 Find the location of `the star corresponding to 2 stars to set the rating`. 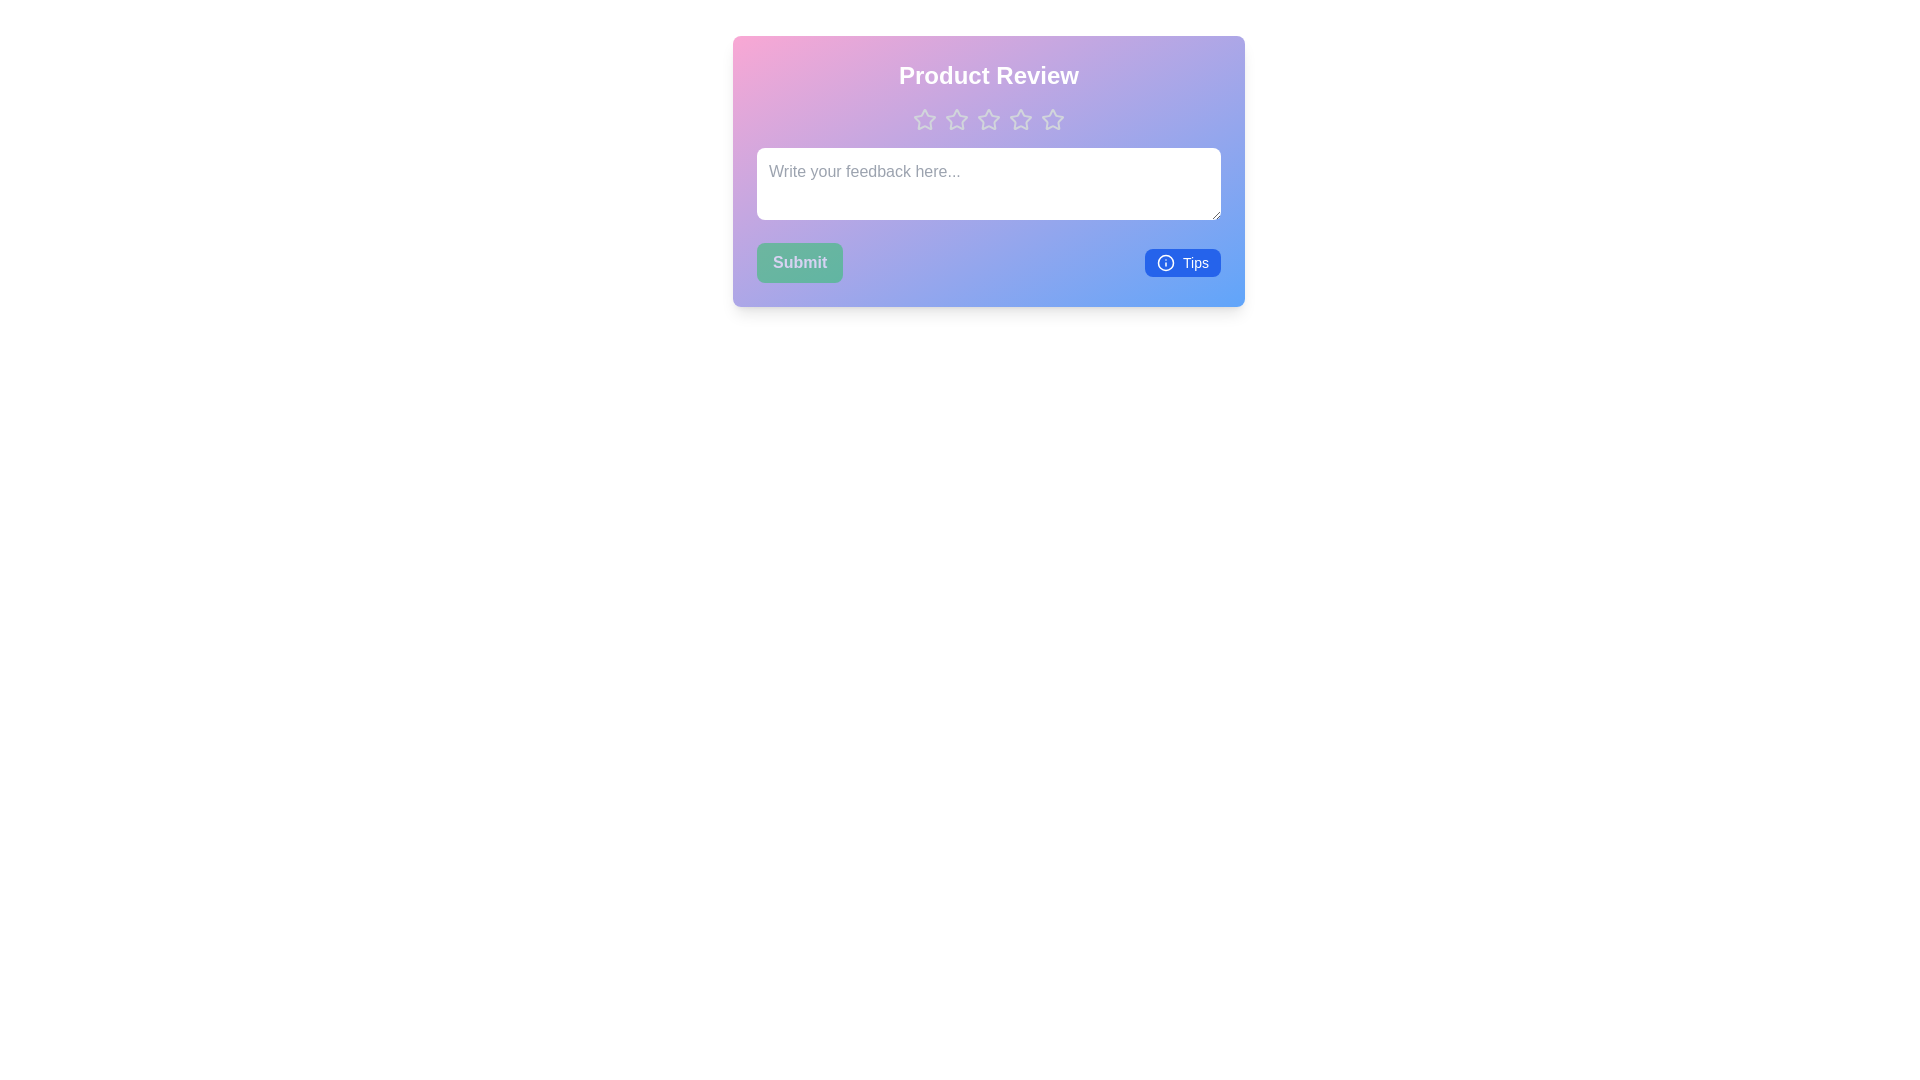

the star corresponding to 2 stars to set the rating is located at coordinates (955, 119).